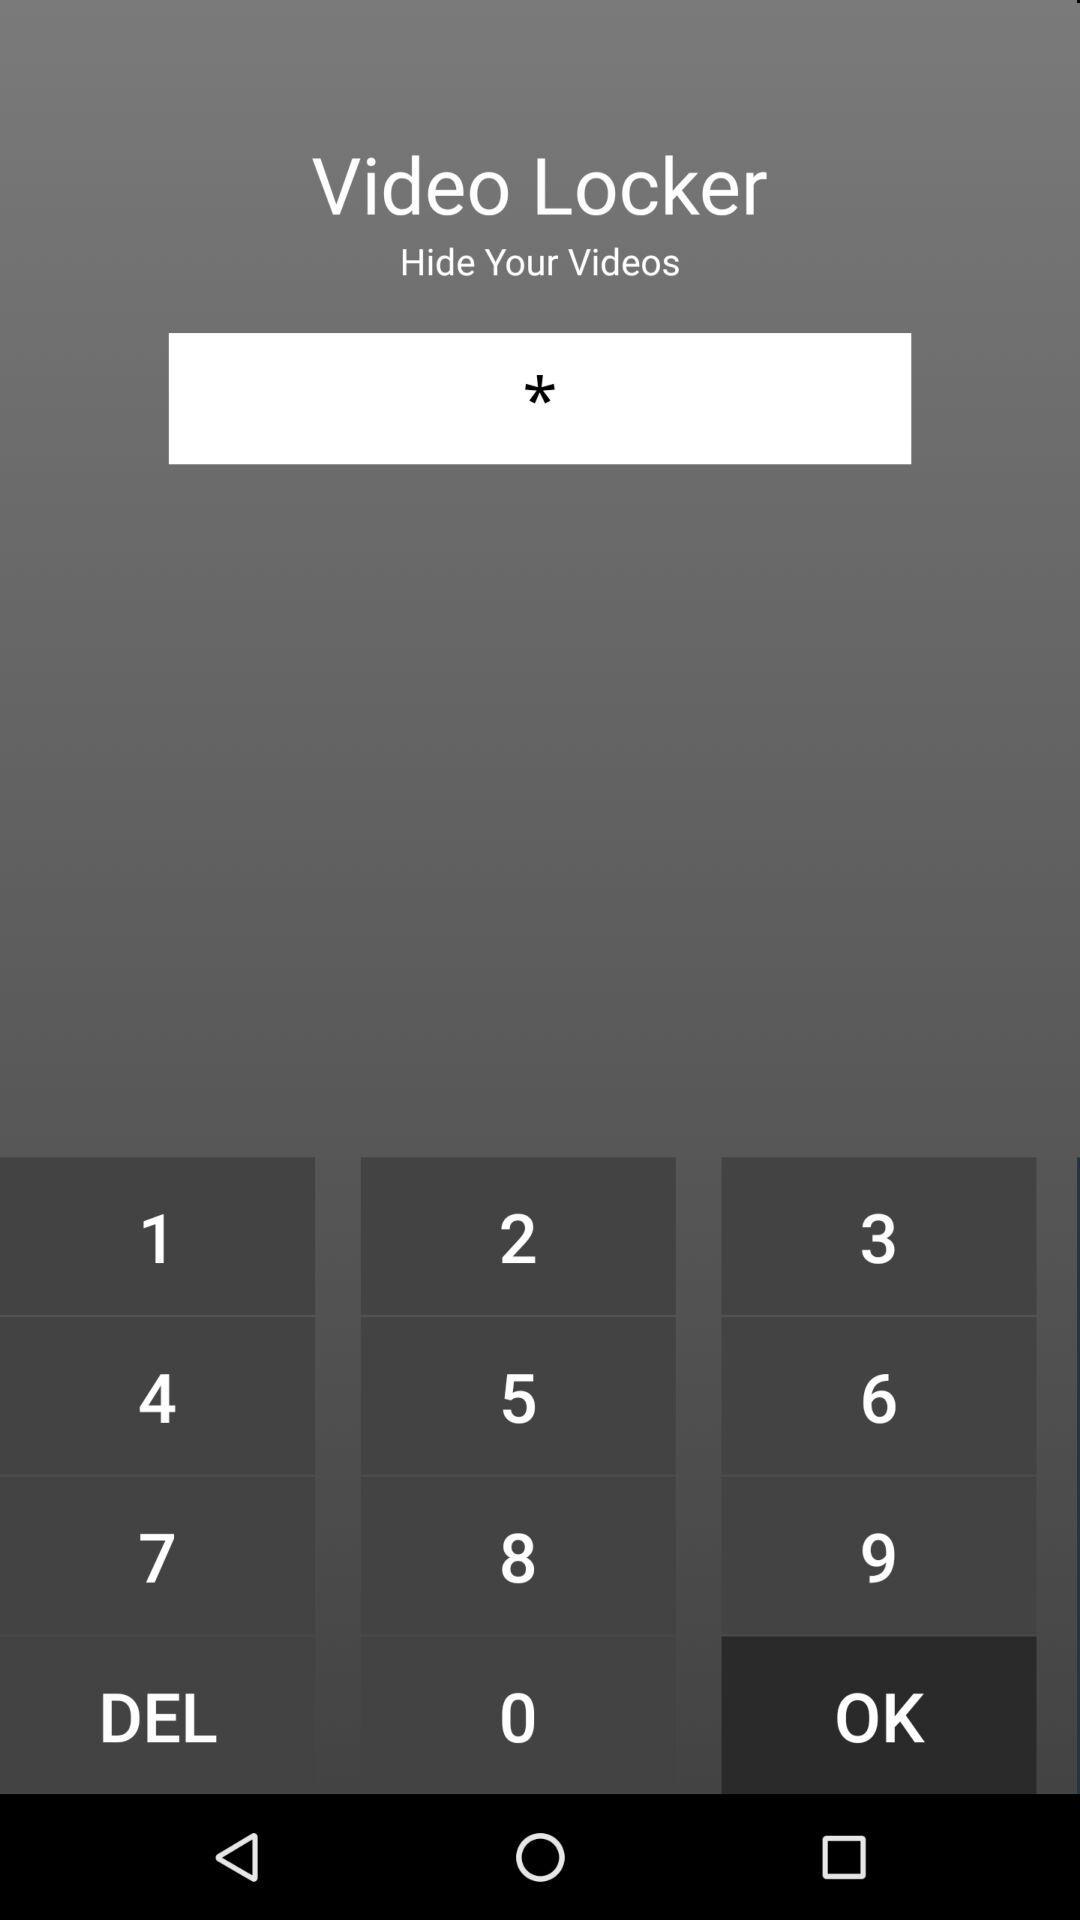 The image size is (1080, 1920). I want to click on 6 icon, so click(878, 1394).